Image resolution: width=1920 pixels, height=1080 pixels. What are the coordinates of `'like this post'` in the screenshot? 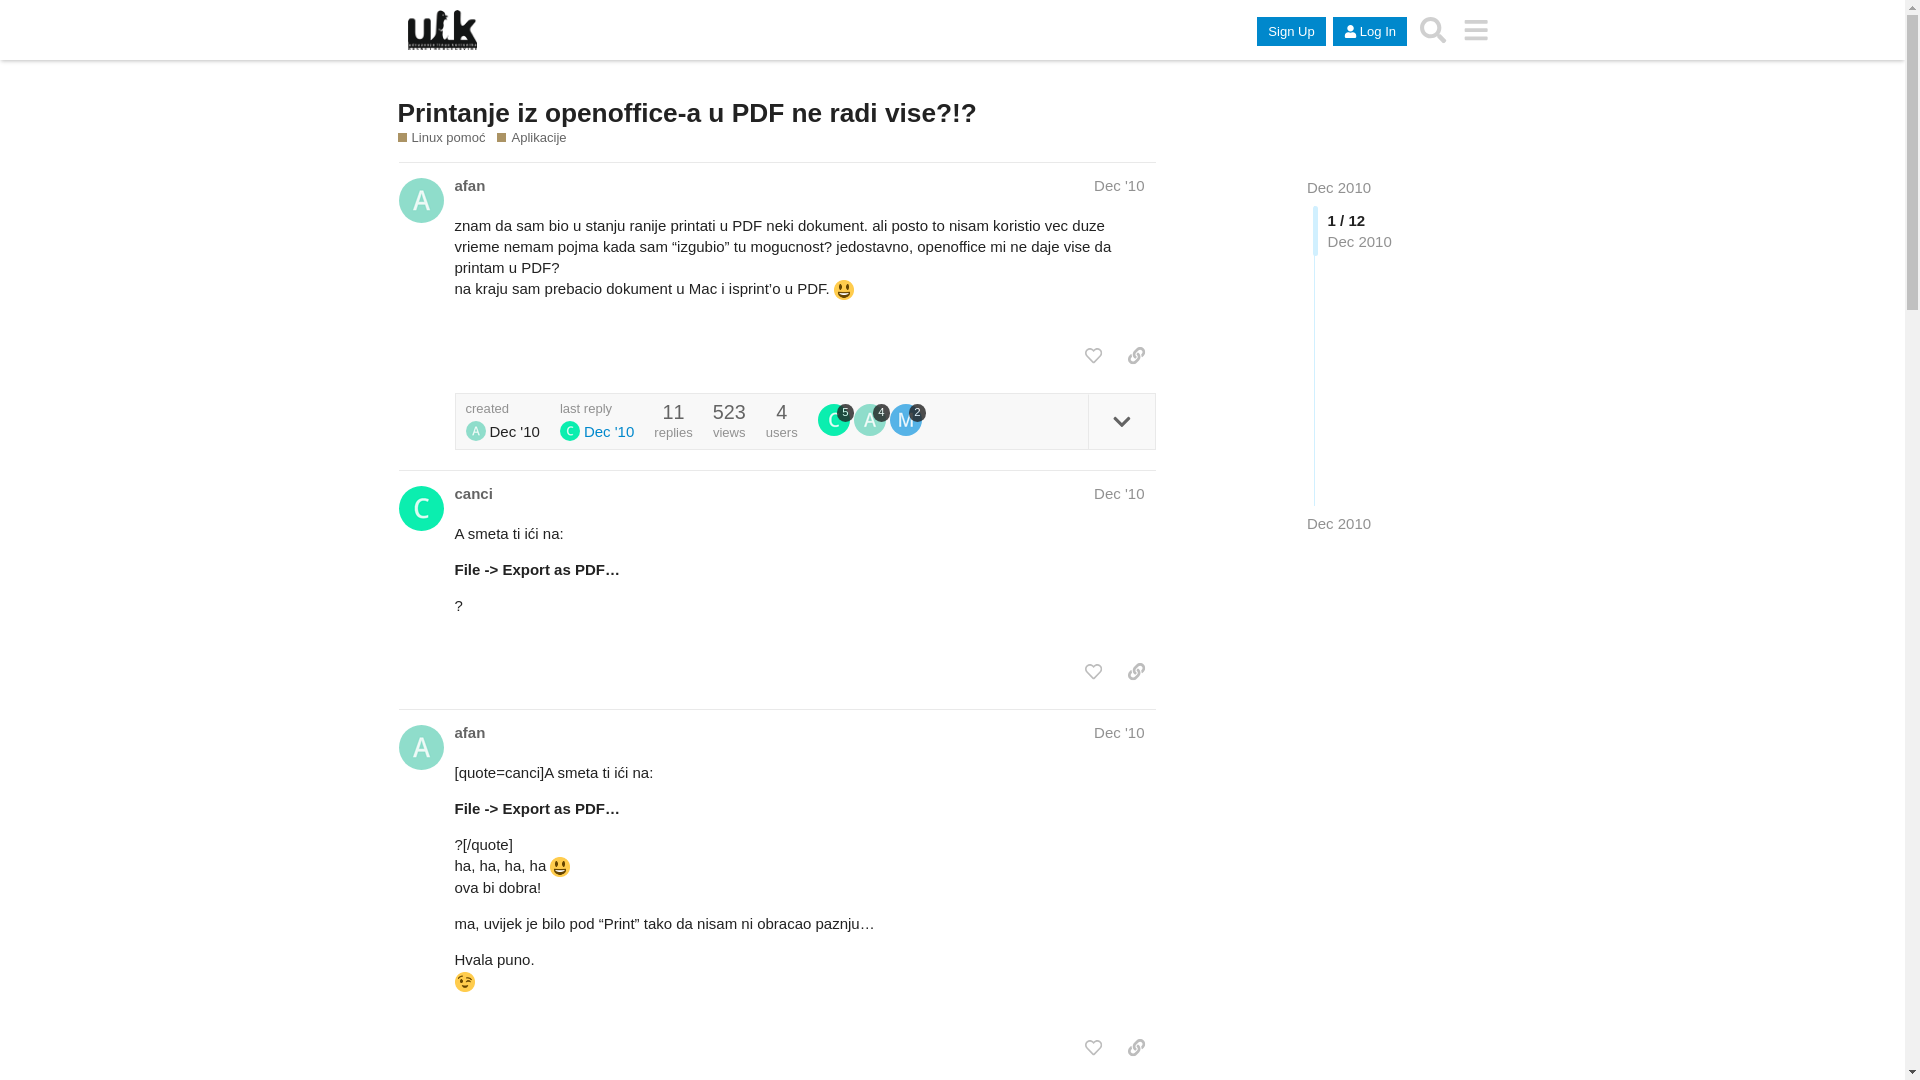 It's located at (1092, 354).